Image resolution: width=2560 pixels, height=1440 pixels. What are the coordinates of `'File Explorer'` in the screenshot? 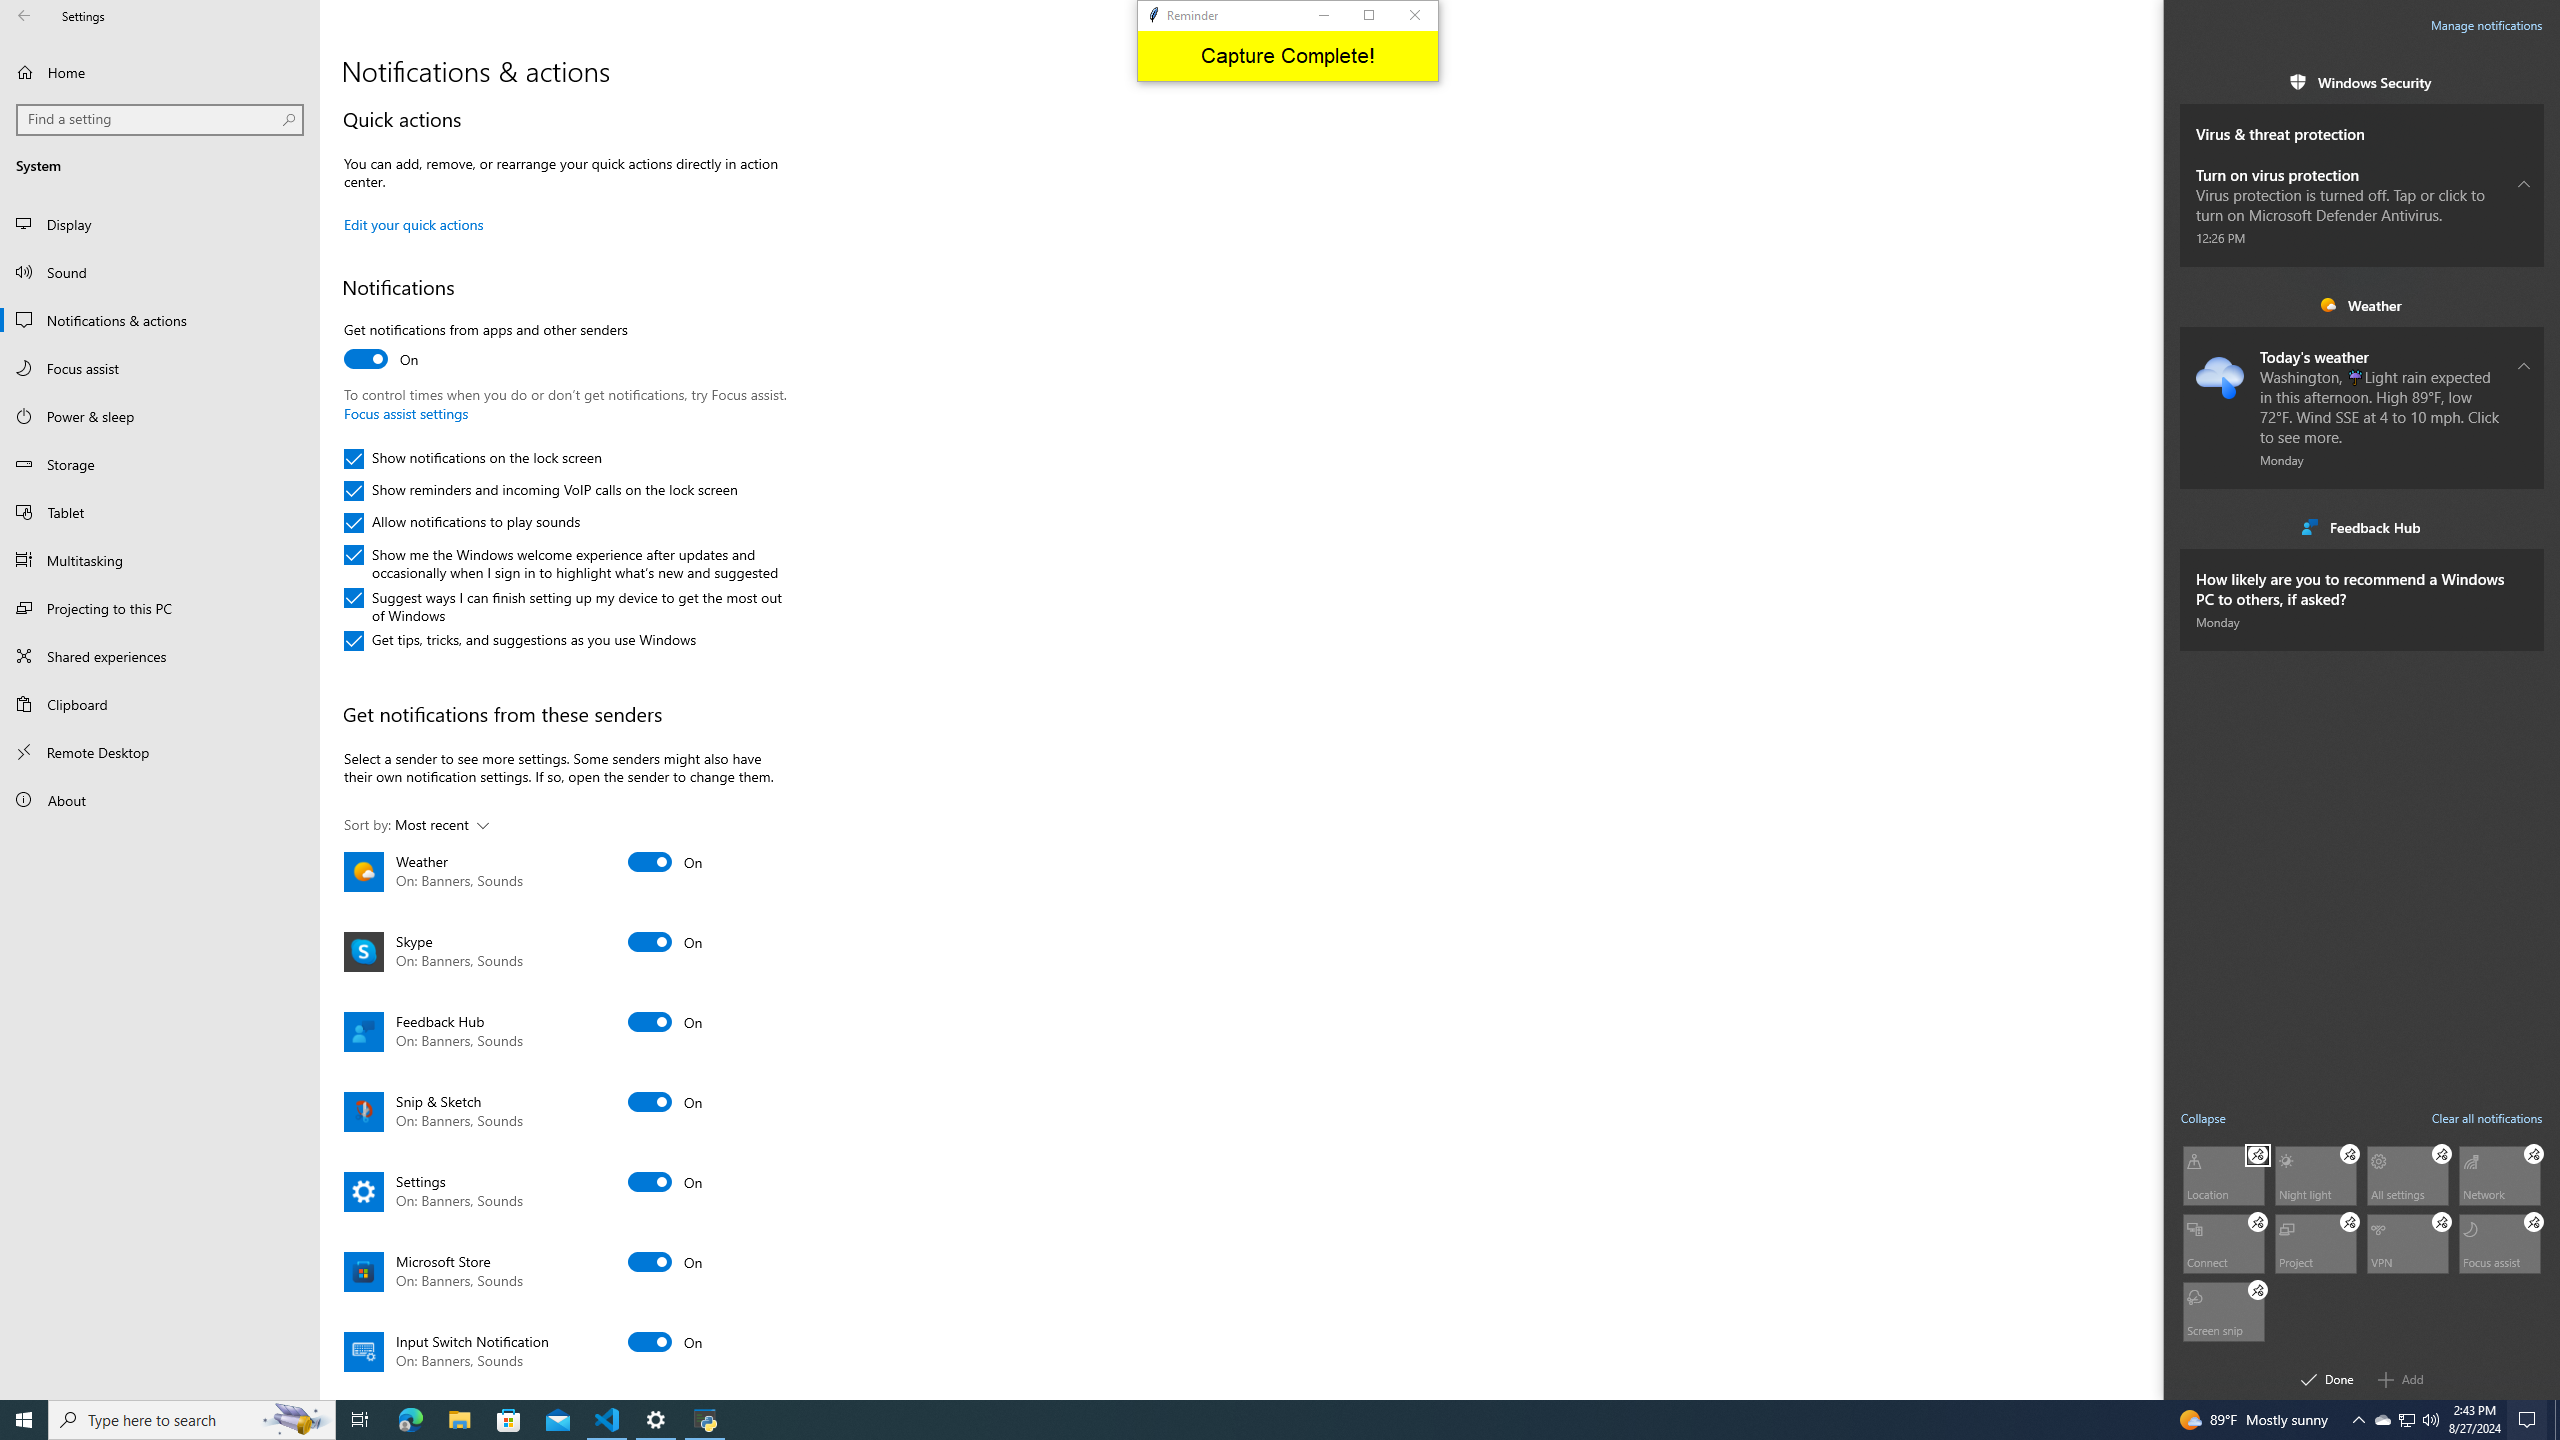 It's located at (458, 1418).